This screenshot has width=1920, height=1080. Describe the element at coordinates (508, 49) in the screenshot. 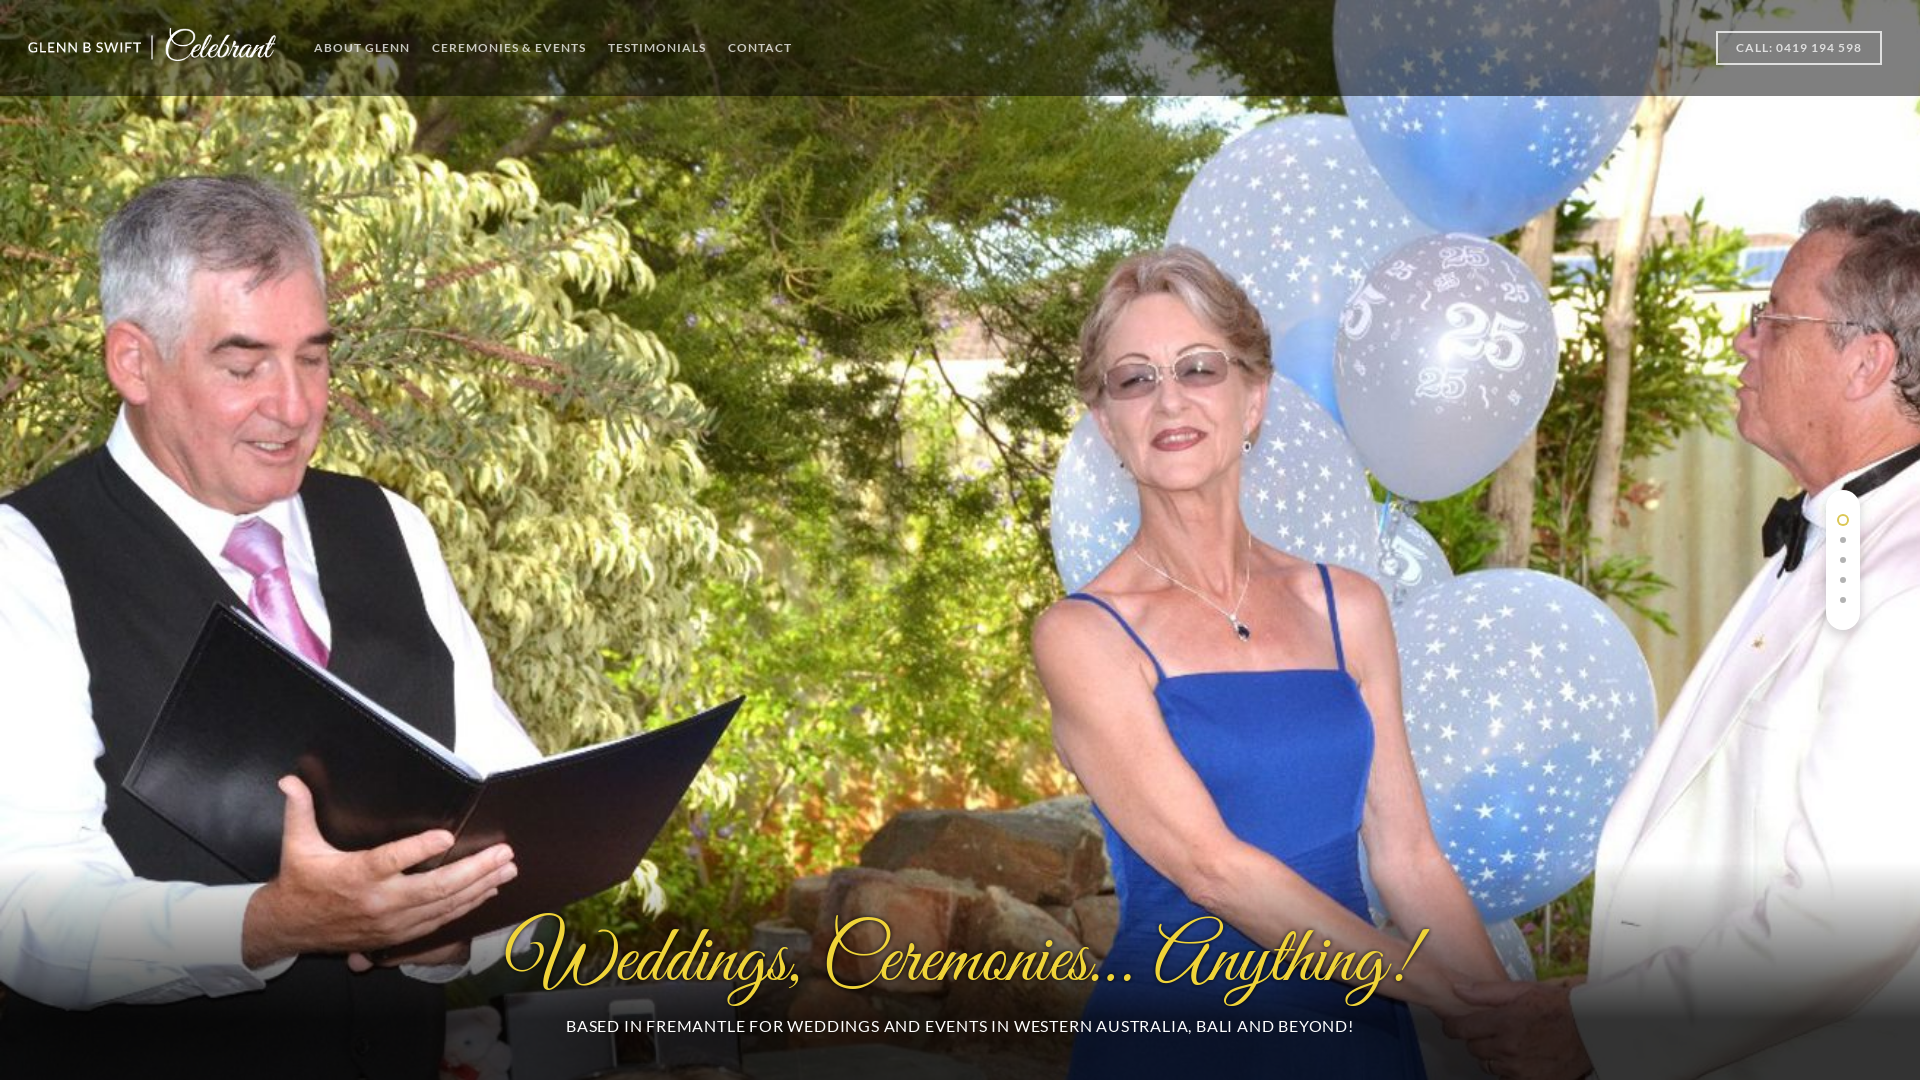

I see `'CEREMONIES & EVENTS'` at that location.